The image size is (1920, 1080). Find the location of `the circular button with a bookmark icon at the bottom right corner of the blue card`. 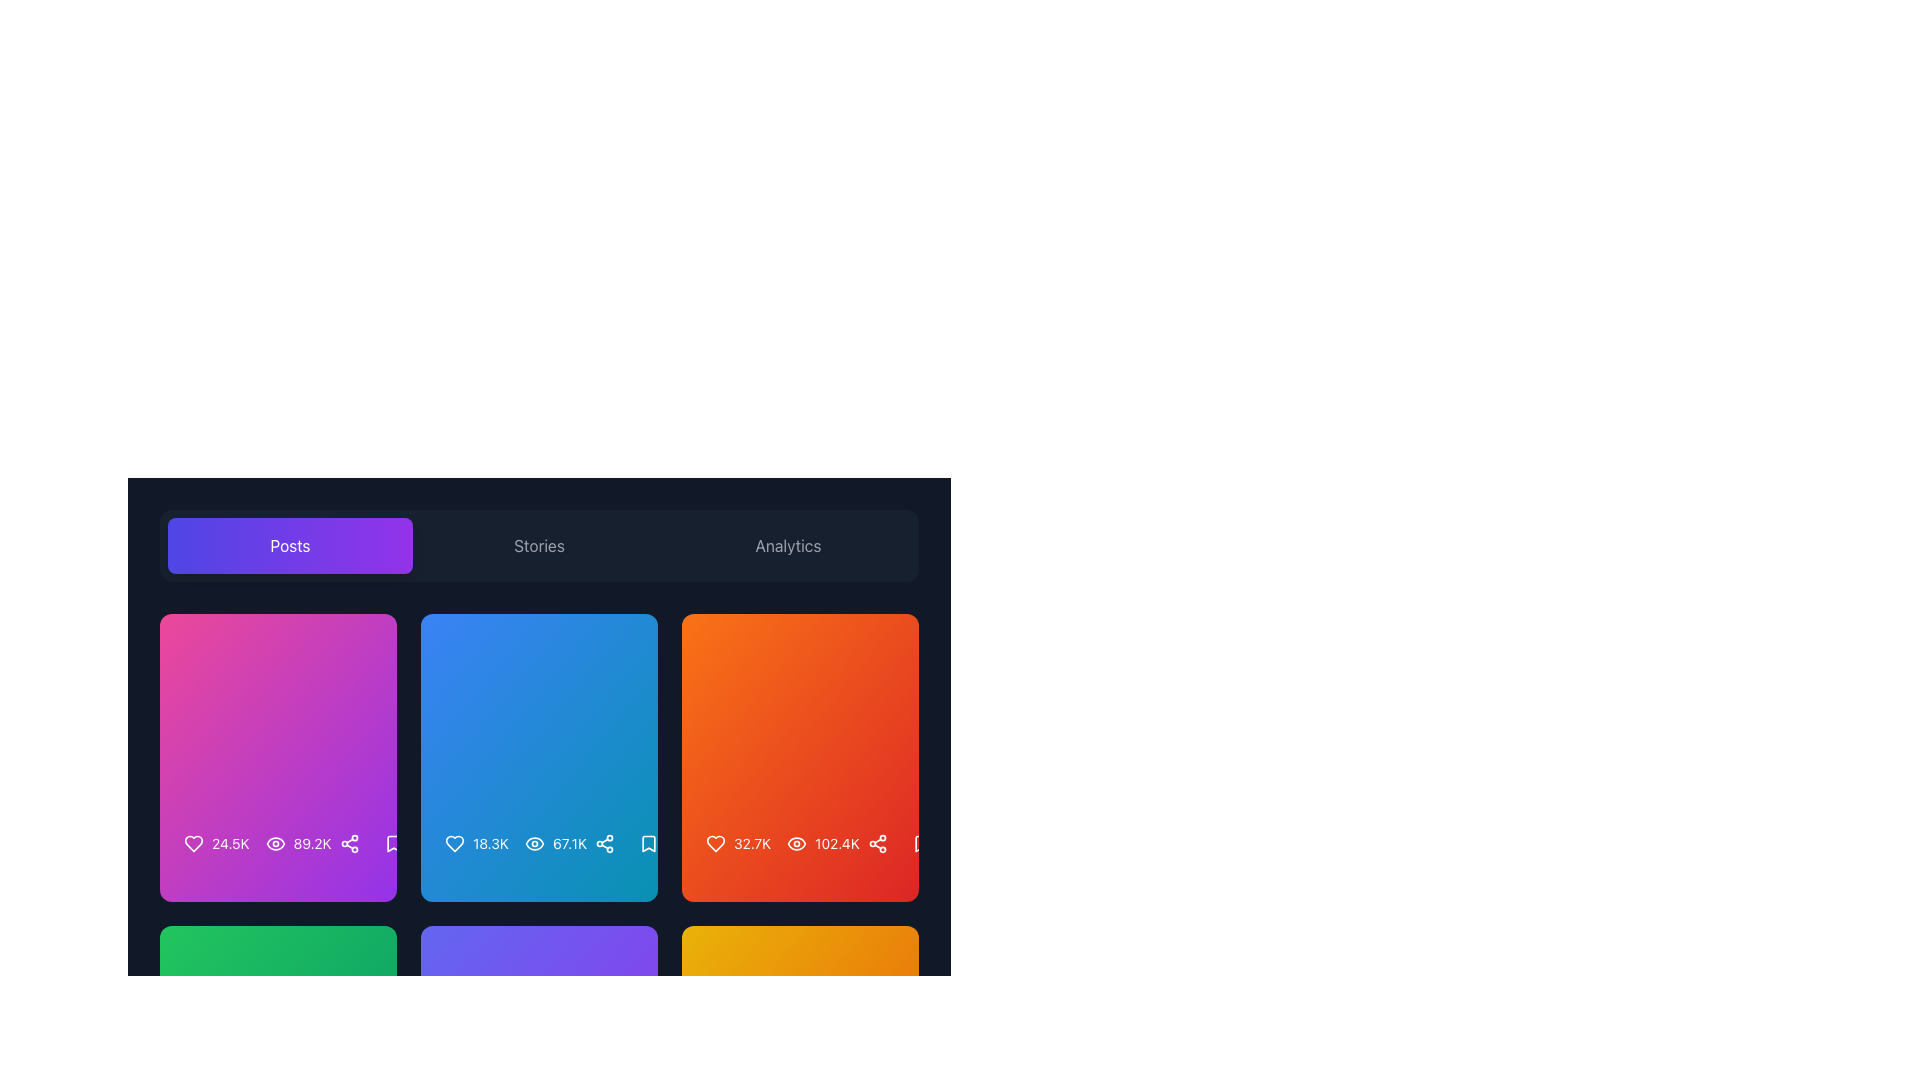

the circular button with a bookmark icon at the bottom right corner of the blue card is located at coordinates (648, 844).